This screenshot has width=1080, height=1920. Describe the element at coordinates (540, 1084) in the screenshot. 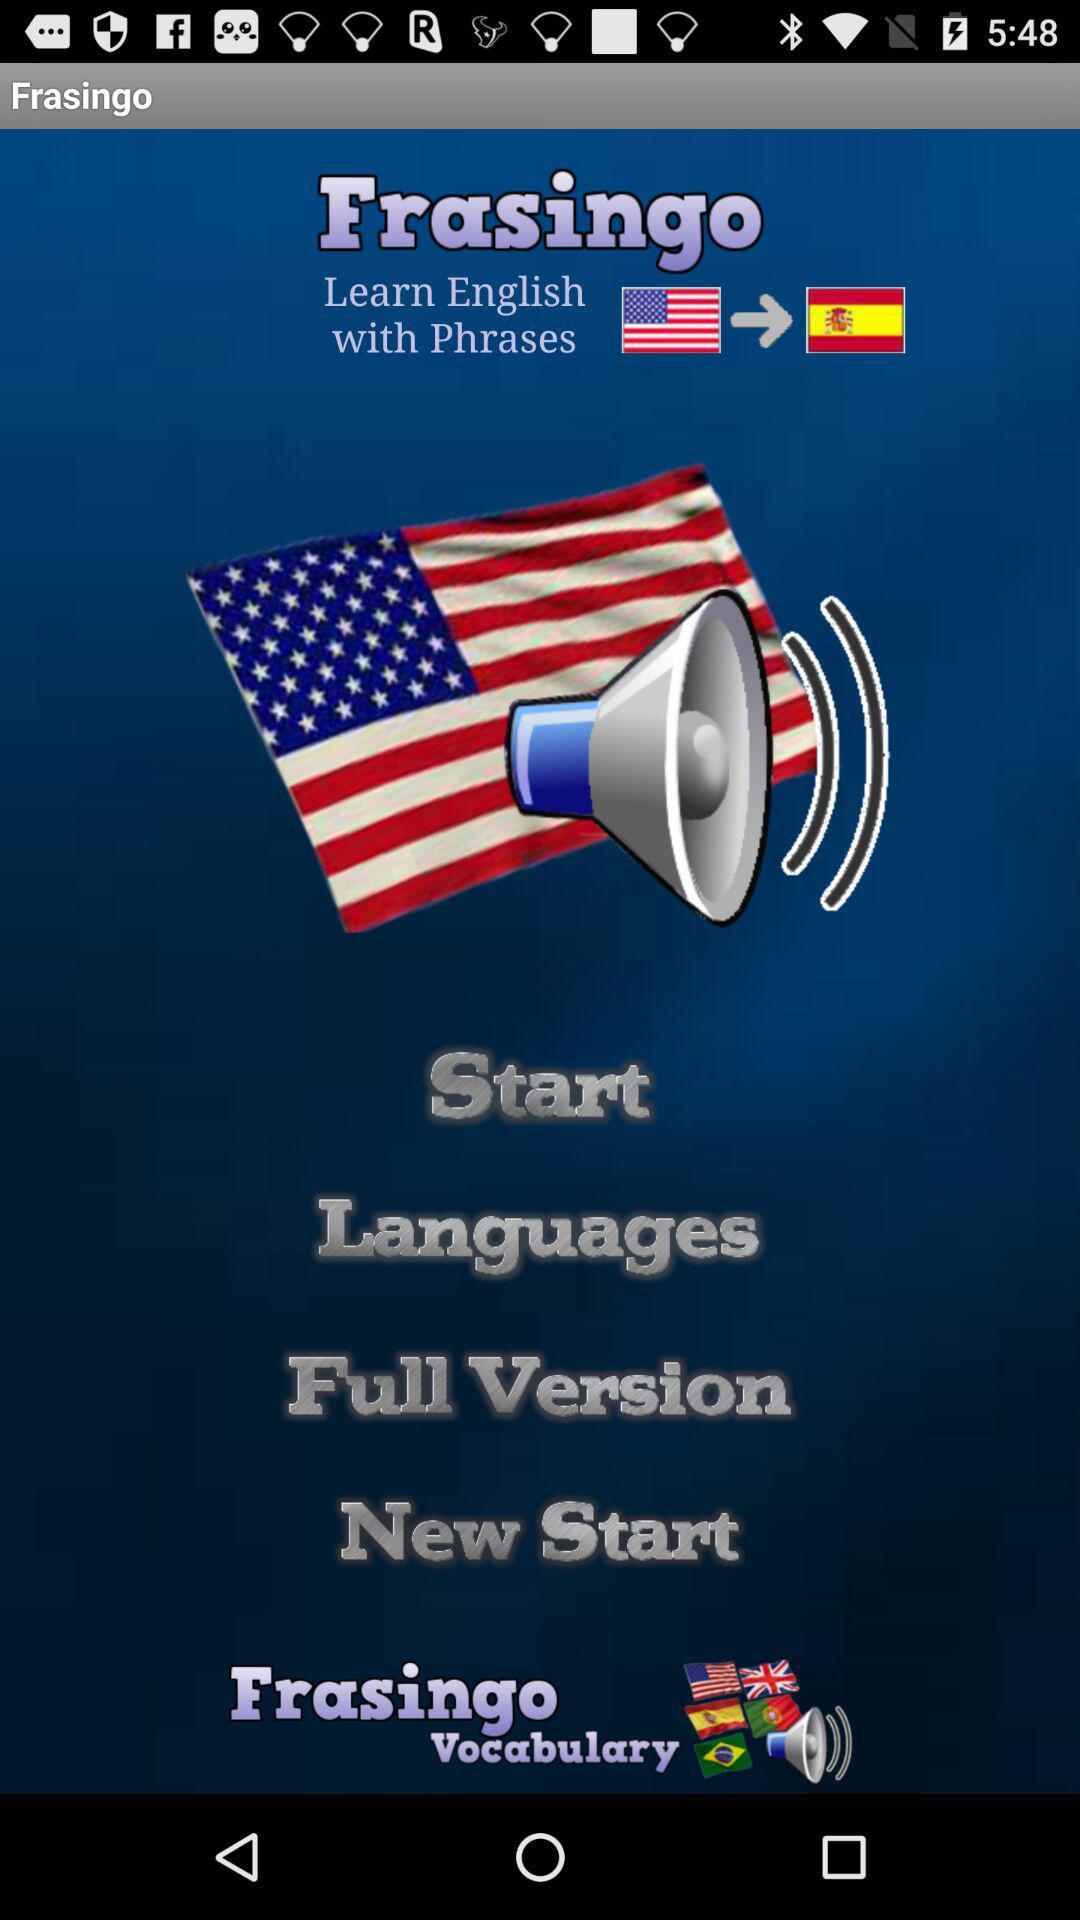

I see `start button` at that location.